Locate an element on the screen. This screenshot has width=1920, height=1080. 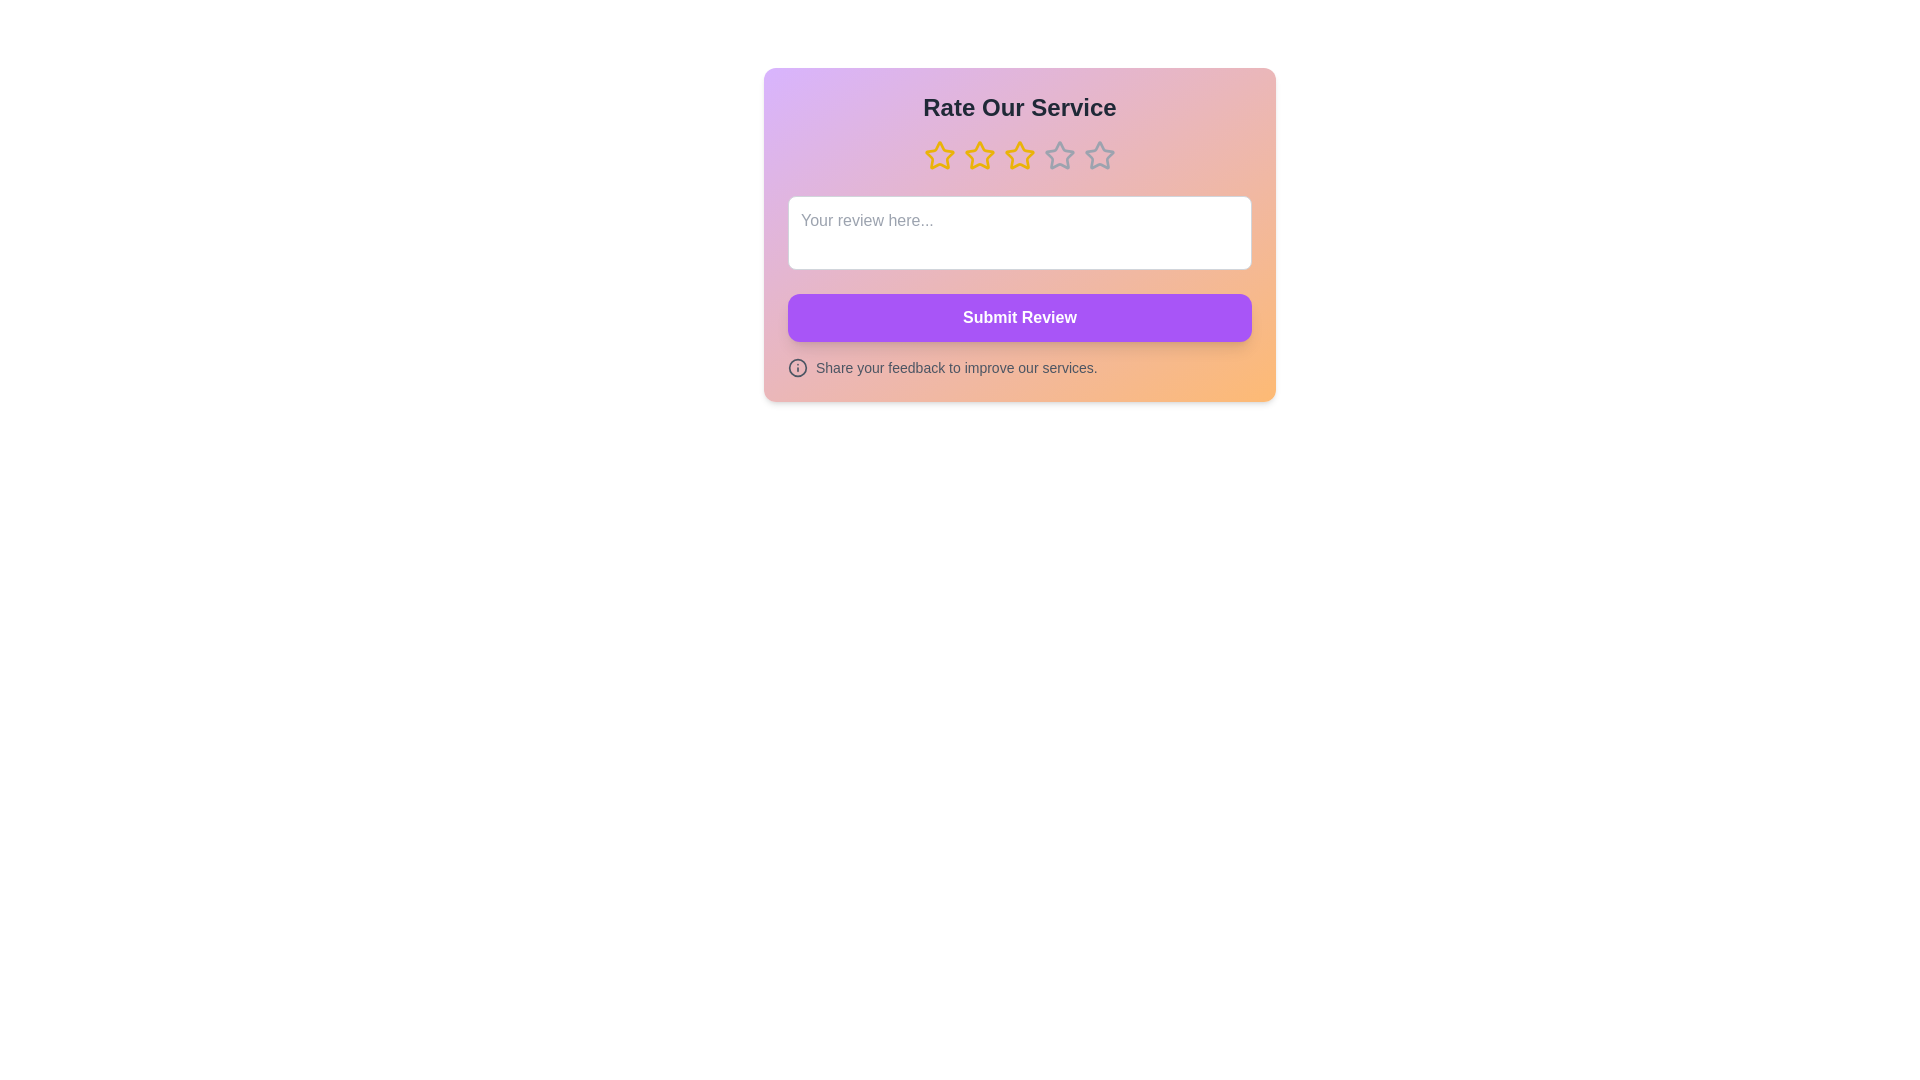
the second star icon in the rating system to rate it is located at coordinates (979, 154).